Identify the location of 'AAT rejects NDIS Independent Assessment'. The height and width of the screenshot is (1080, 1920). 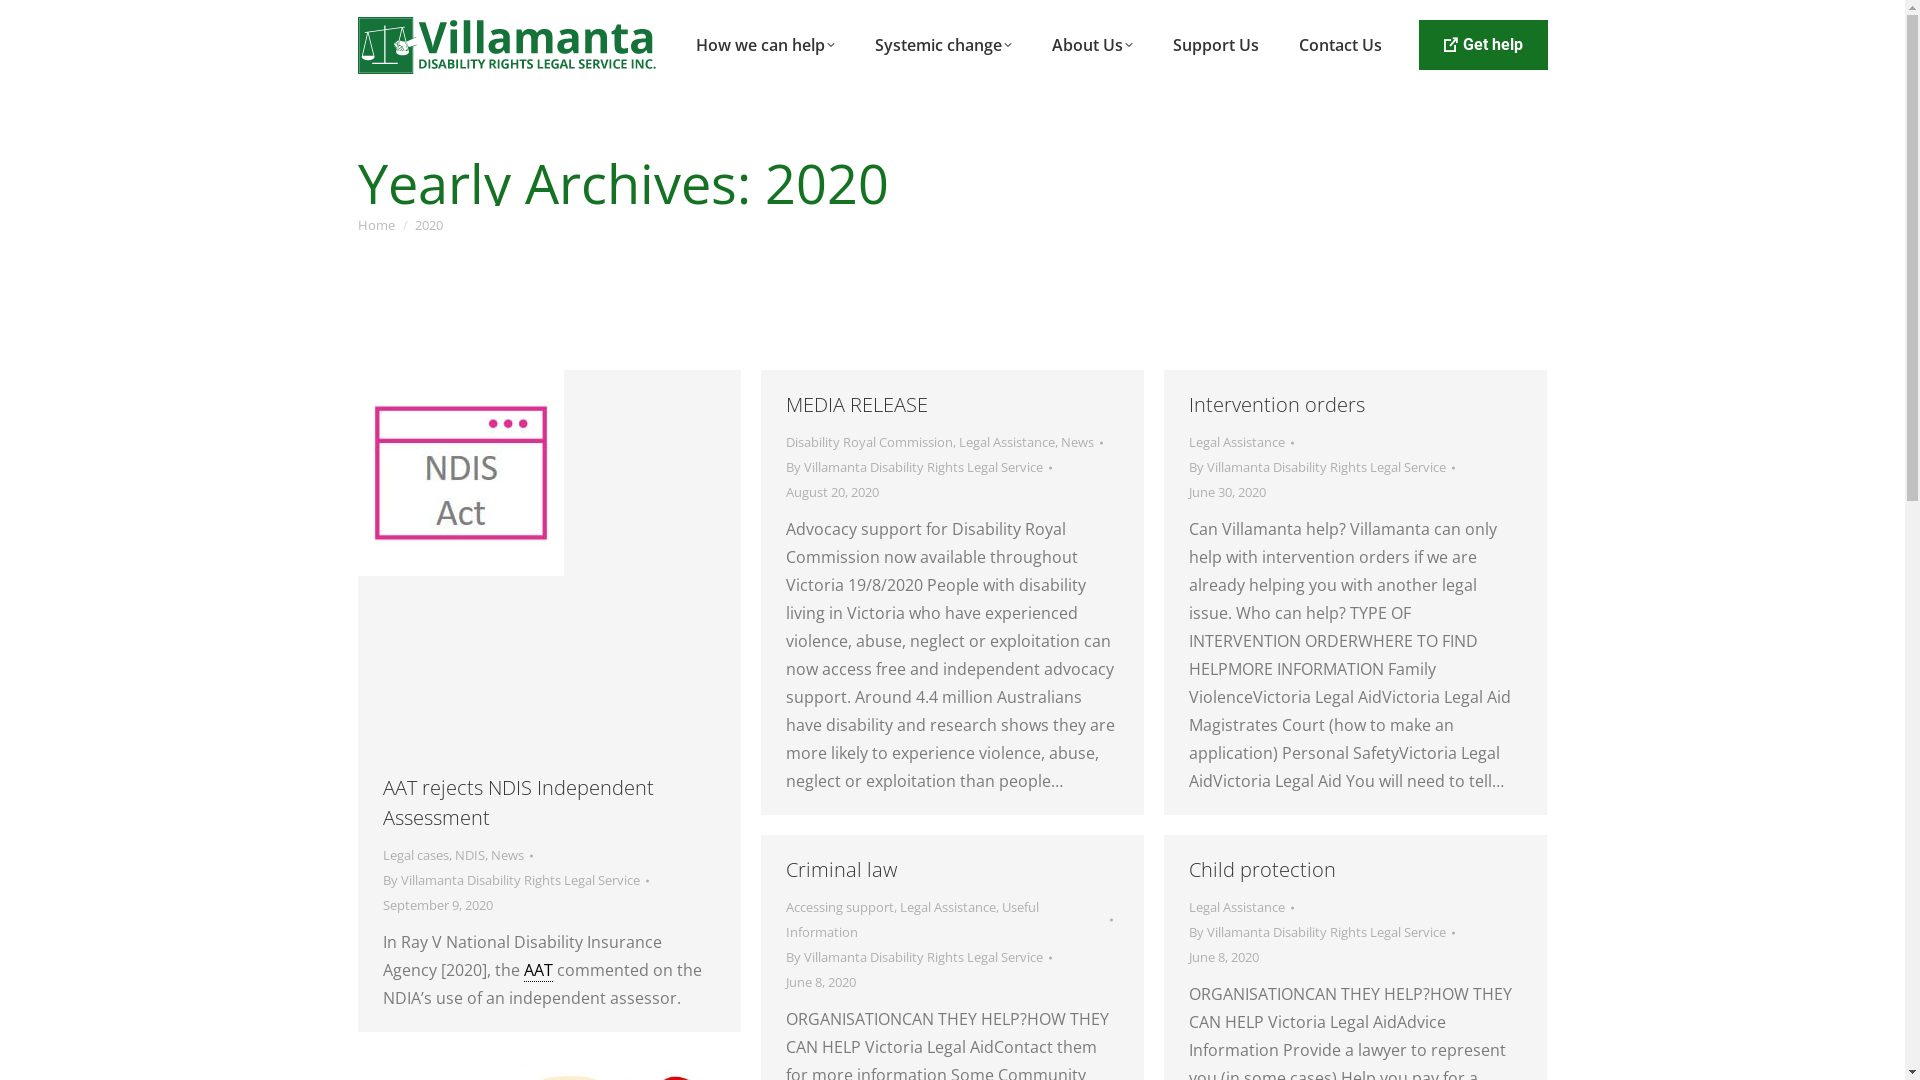
(517, 801).